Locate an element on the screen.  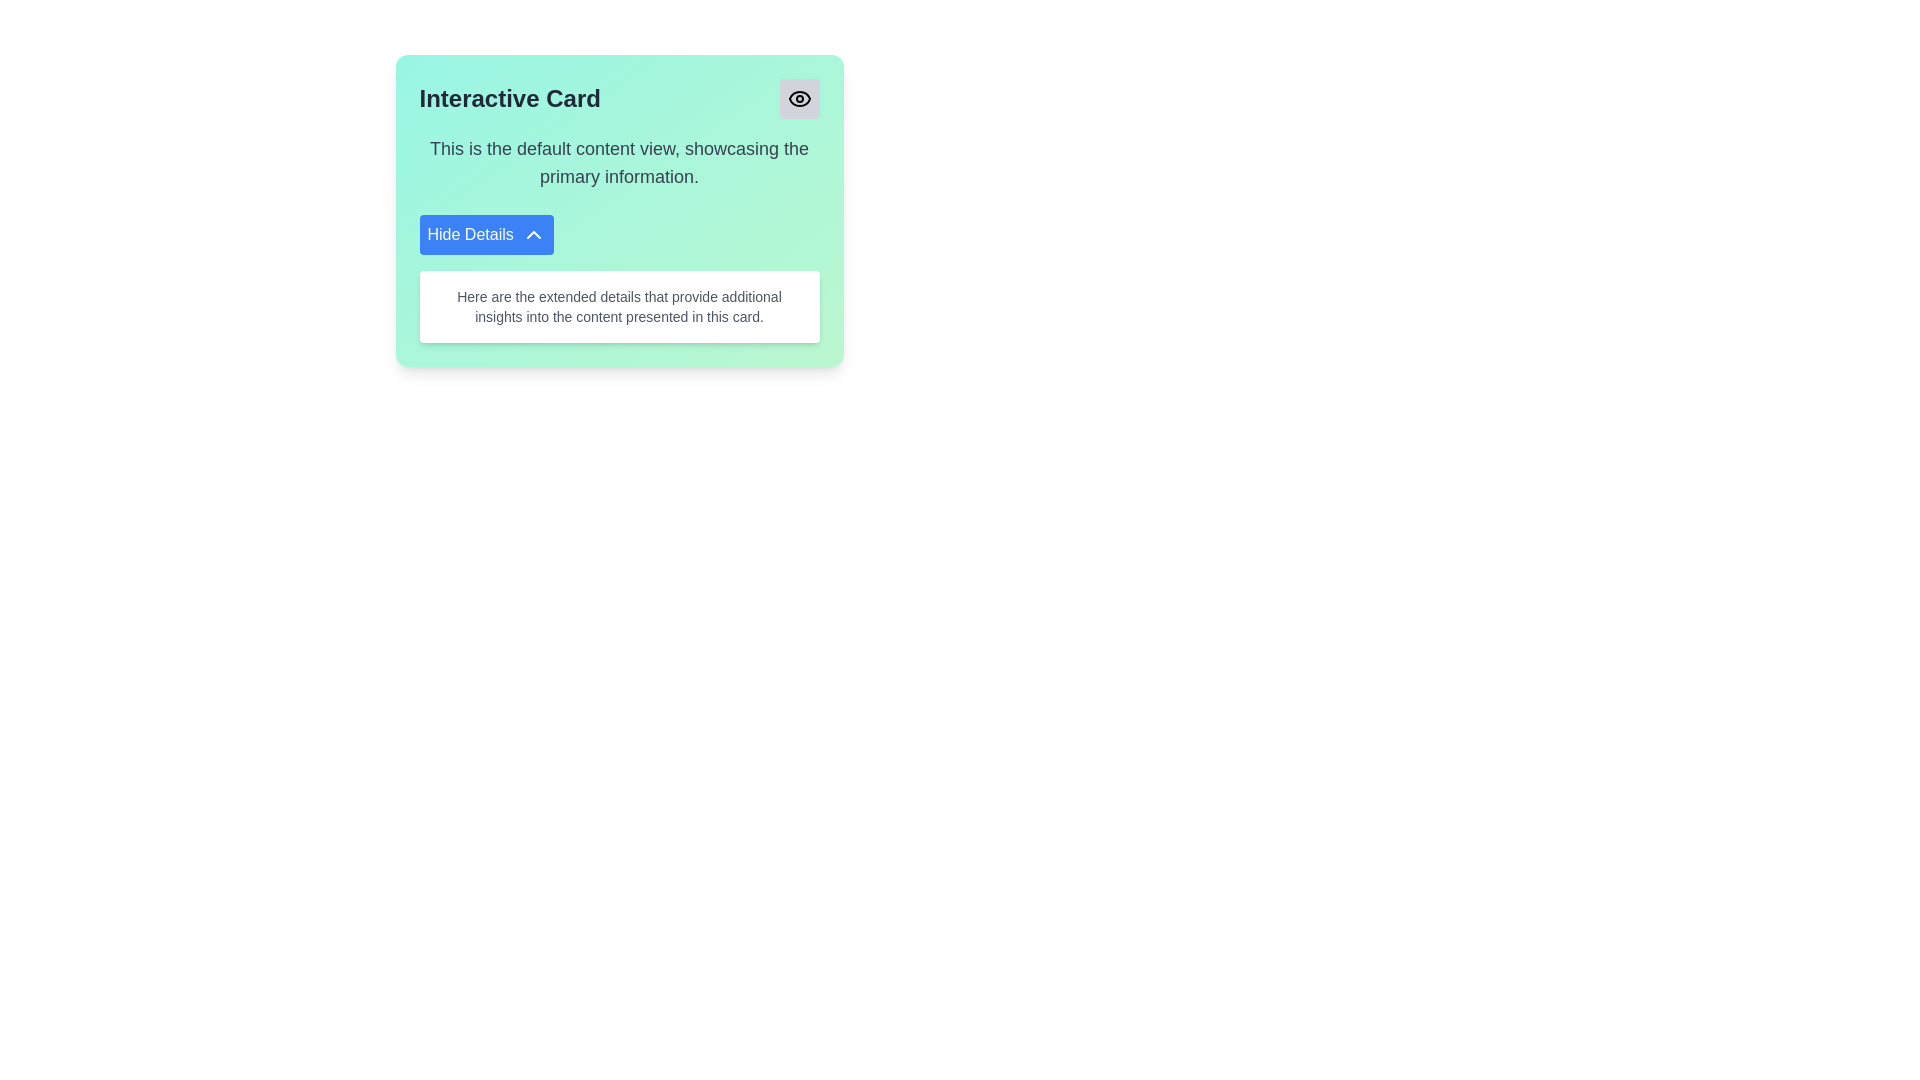
the button with an embedded icon located in the upper-right corner of the 'Interactive Card' is located at coordinates (798, 99).